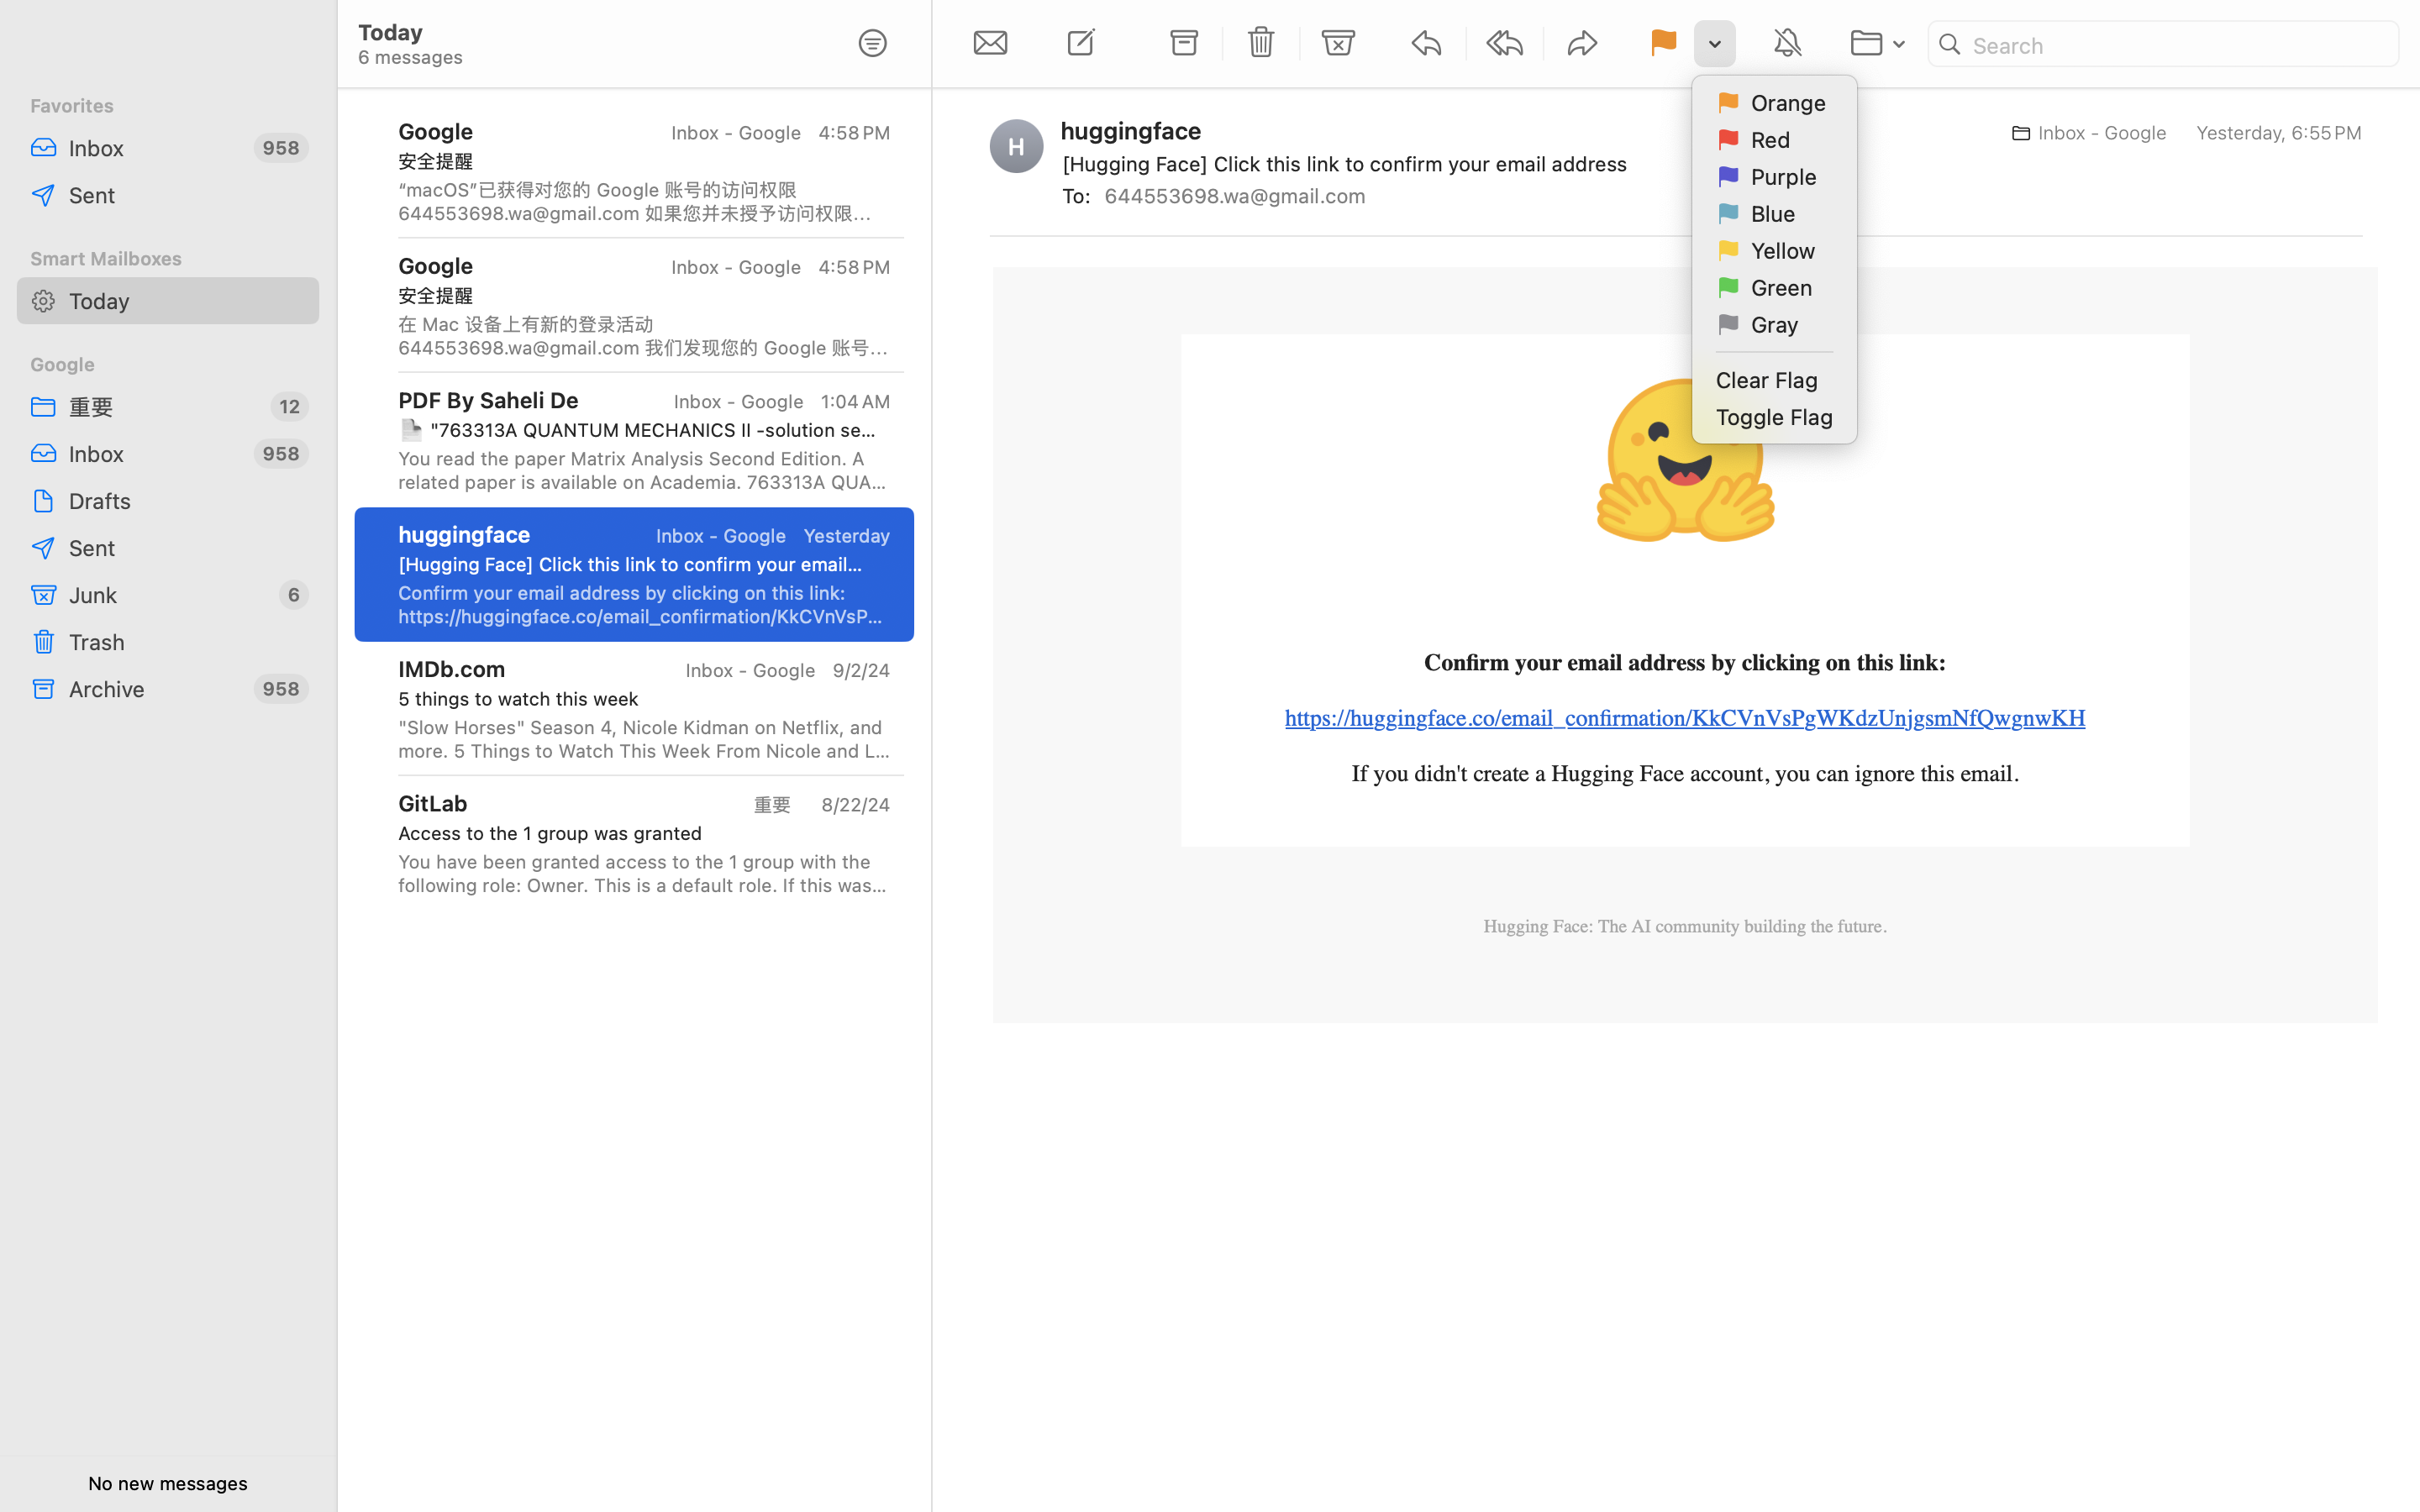 This screenshot has width=2420, height=1512. Describe the element at coordinates (644, 874) in the screenshot. I see `'You have been granted access to the 1 group with the following role: Owner. This is a default role. If this was a mistake you can leave the group. You'` at that location.